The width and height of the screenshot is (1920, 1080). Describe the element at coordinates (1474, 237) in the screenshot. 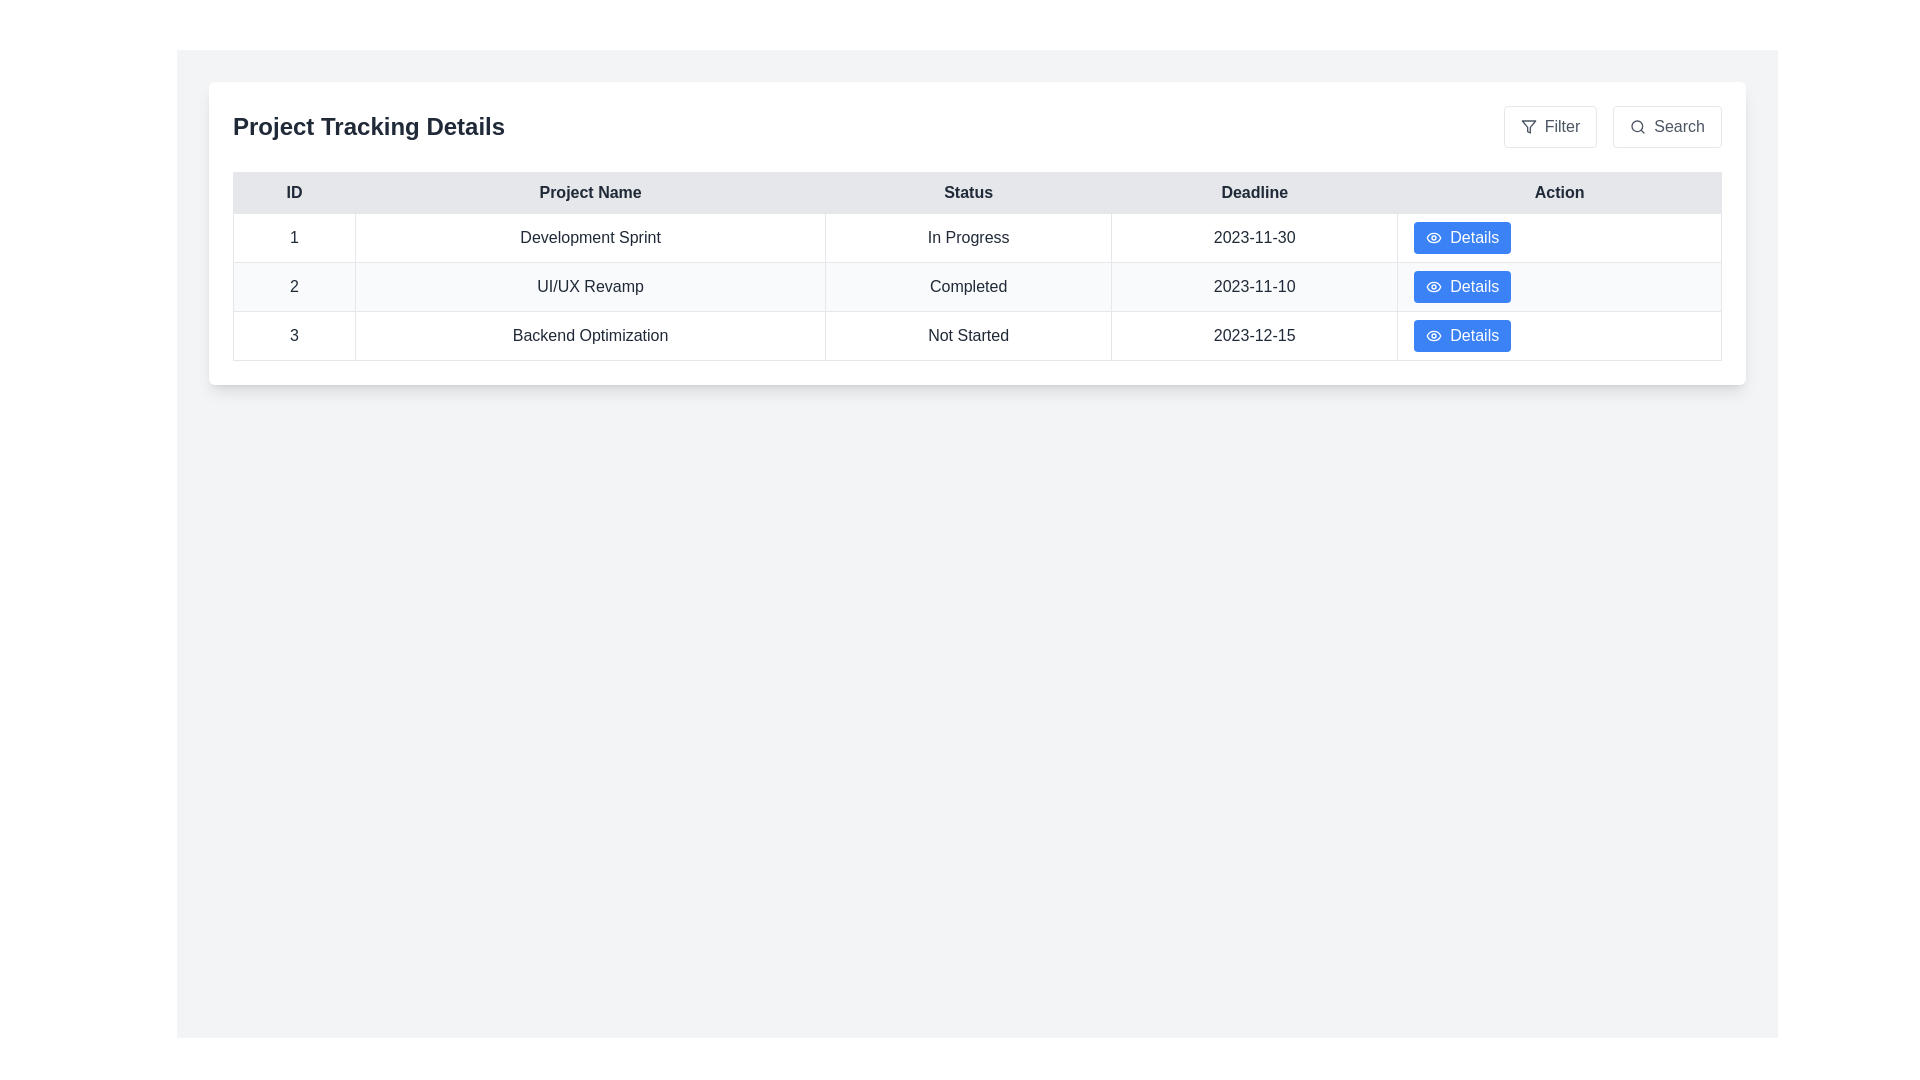

I see `the 'Details' text label, which is styled with white text on a blue rectangular background and is located in the first position under the 'Action' column of a table` at that location.